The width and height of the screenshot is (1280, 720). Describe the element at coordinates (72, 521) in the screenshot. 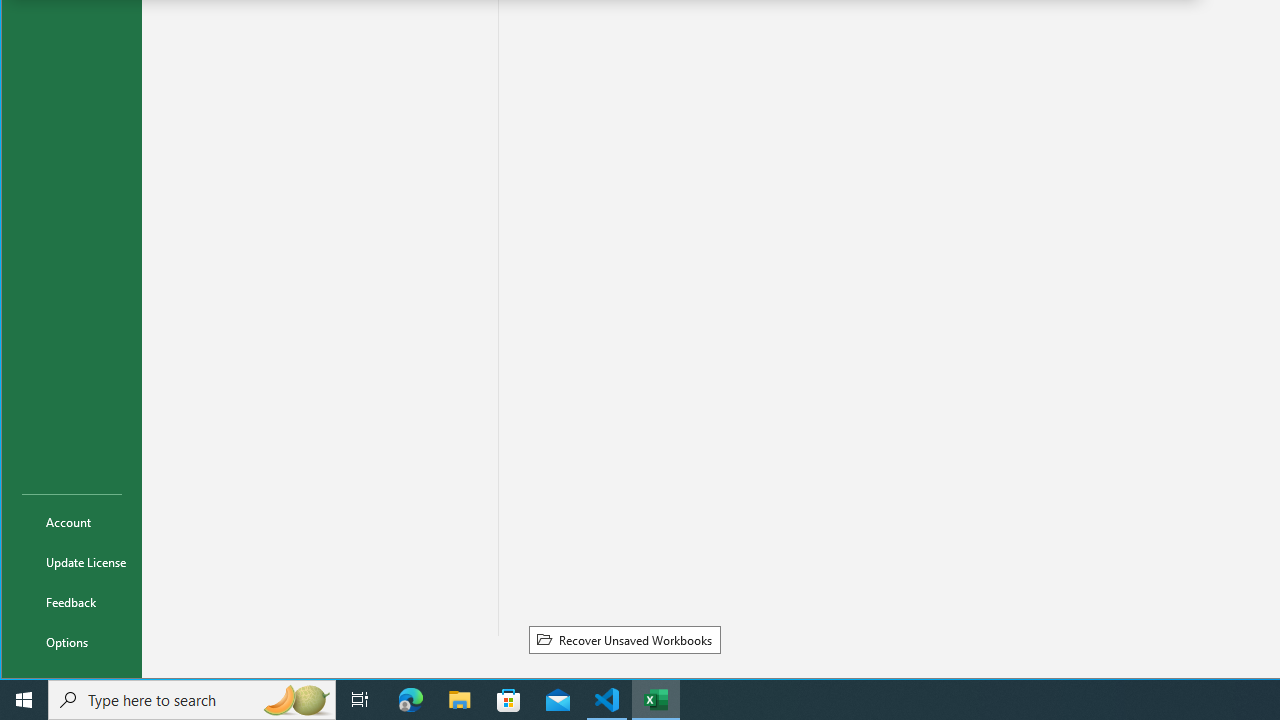

I see `'Account'` at that location.